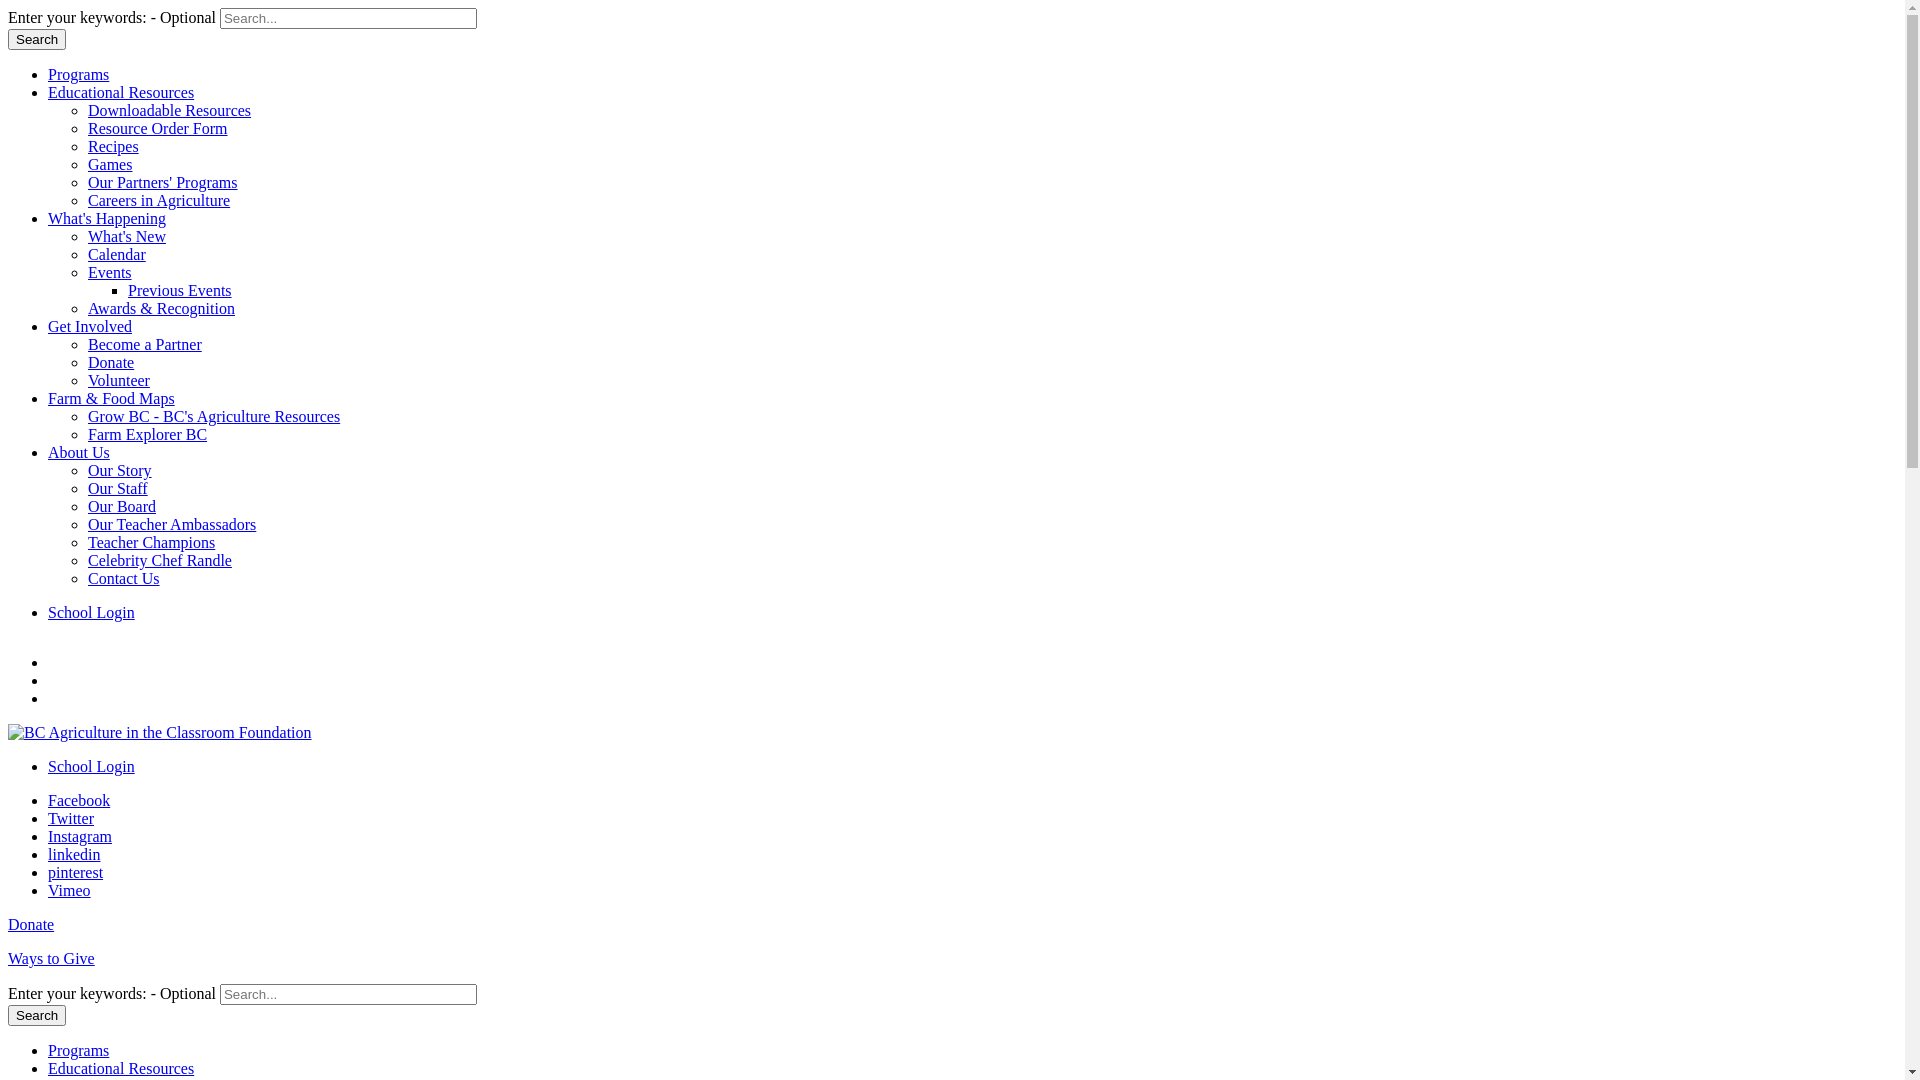 The height and width of the screenshot is (1080, 1920). I want to click on 'Careers in Agriculture', so click(157, 200).